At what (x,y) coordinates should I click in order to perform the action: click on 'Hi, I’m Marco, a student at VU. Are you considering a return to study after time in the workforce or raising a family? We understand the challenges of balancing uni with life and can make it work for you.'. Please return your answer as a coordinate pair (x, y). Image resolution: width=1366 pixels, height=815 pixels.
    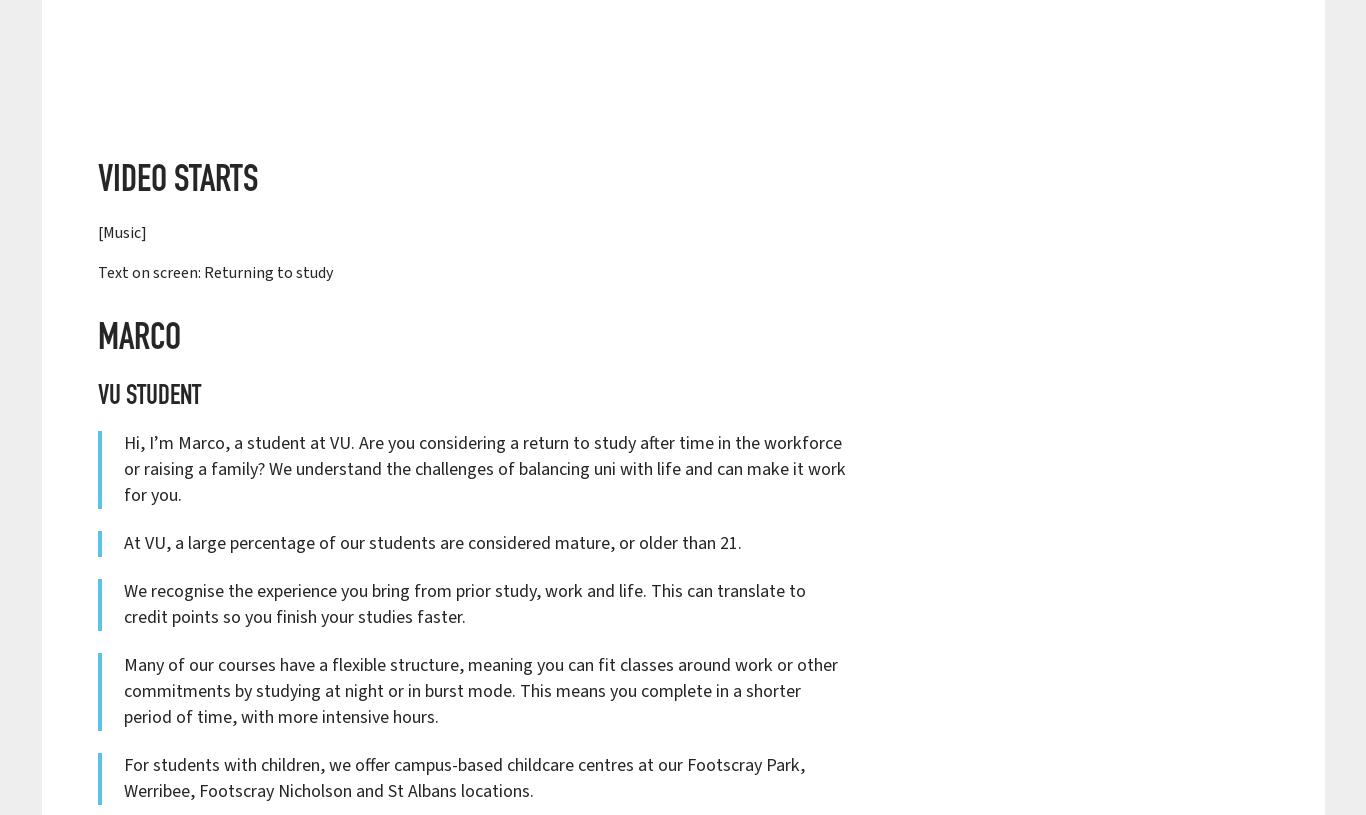
    Looking at the image, I should click on (485, 469).